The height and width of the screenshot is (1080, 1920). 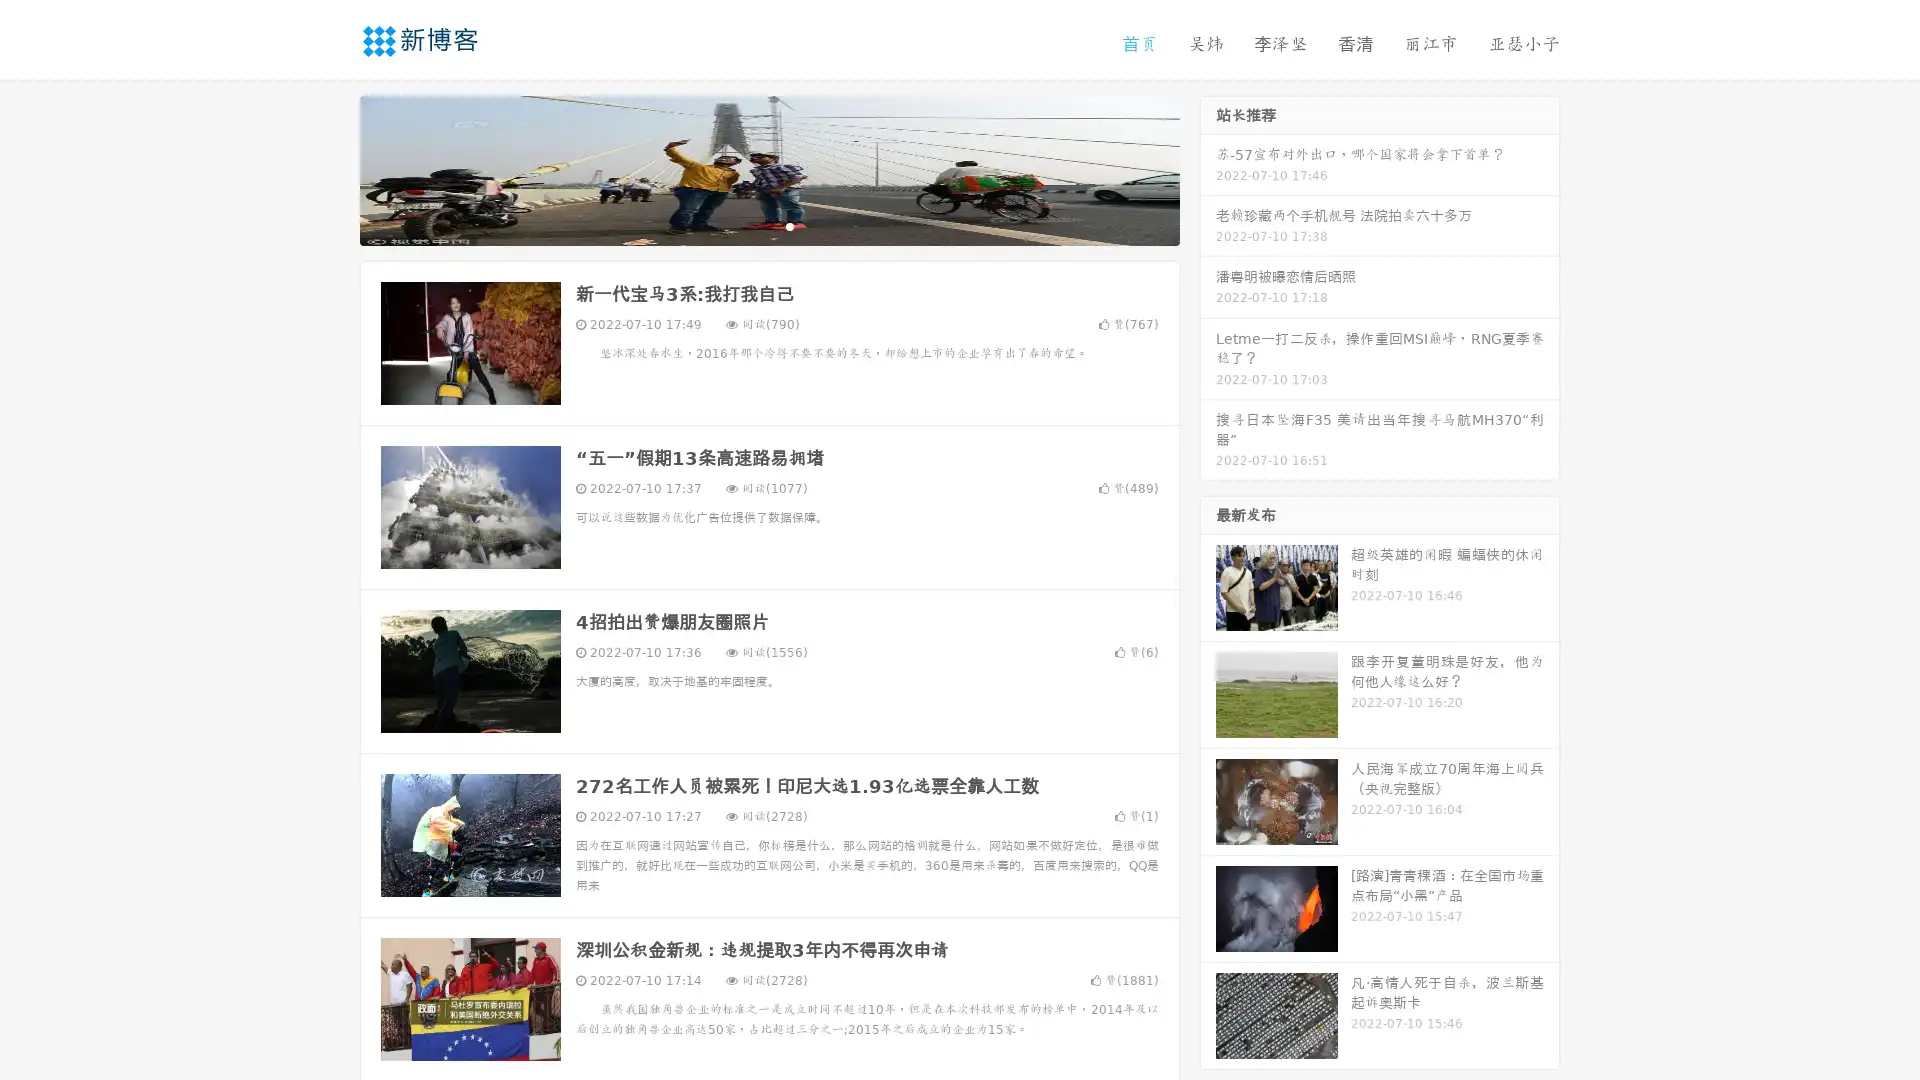 I want to click on Go to slide 1, so click(x=748, y=225).